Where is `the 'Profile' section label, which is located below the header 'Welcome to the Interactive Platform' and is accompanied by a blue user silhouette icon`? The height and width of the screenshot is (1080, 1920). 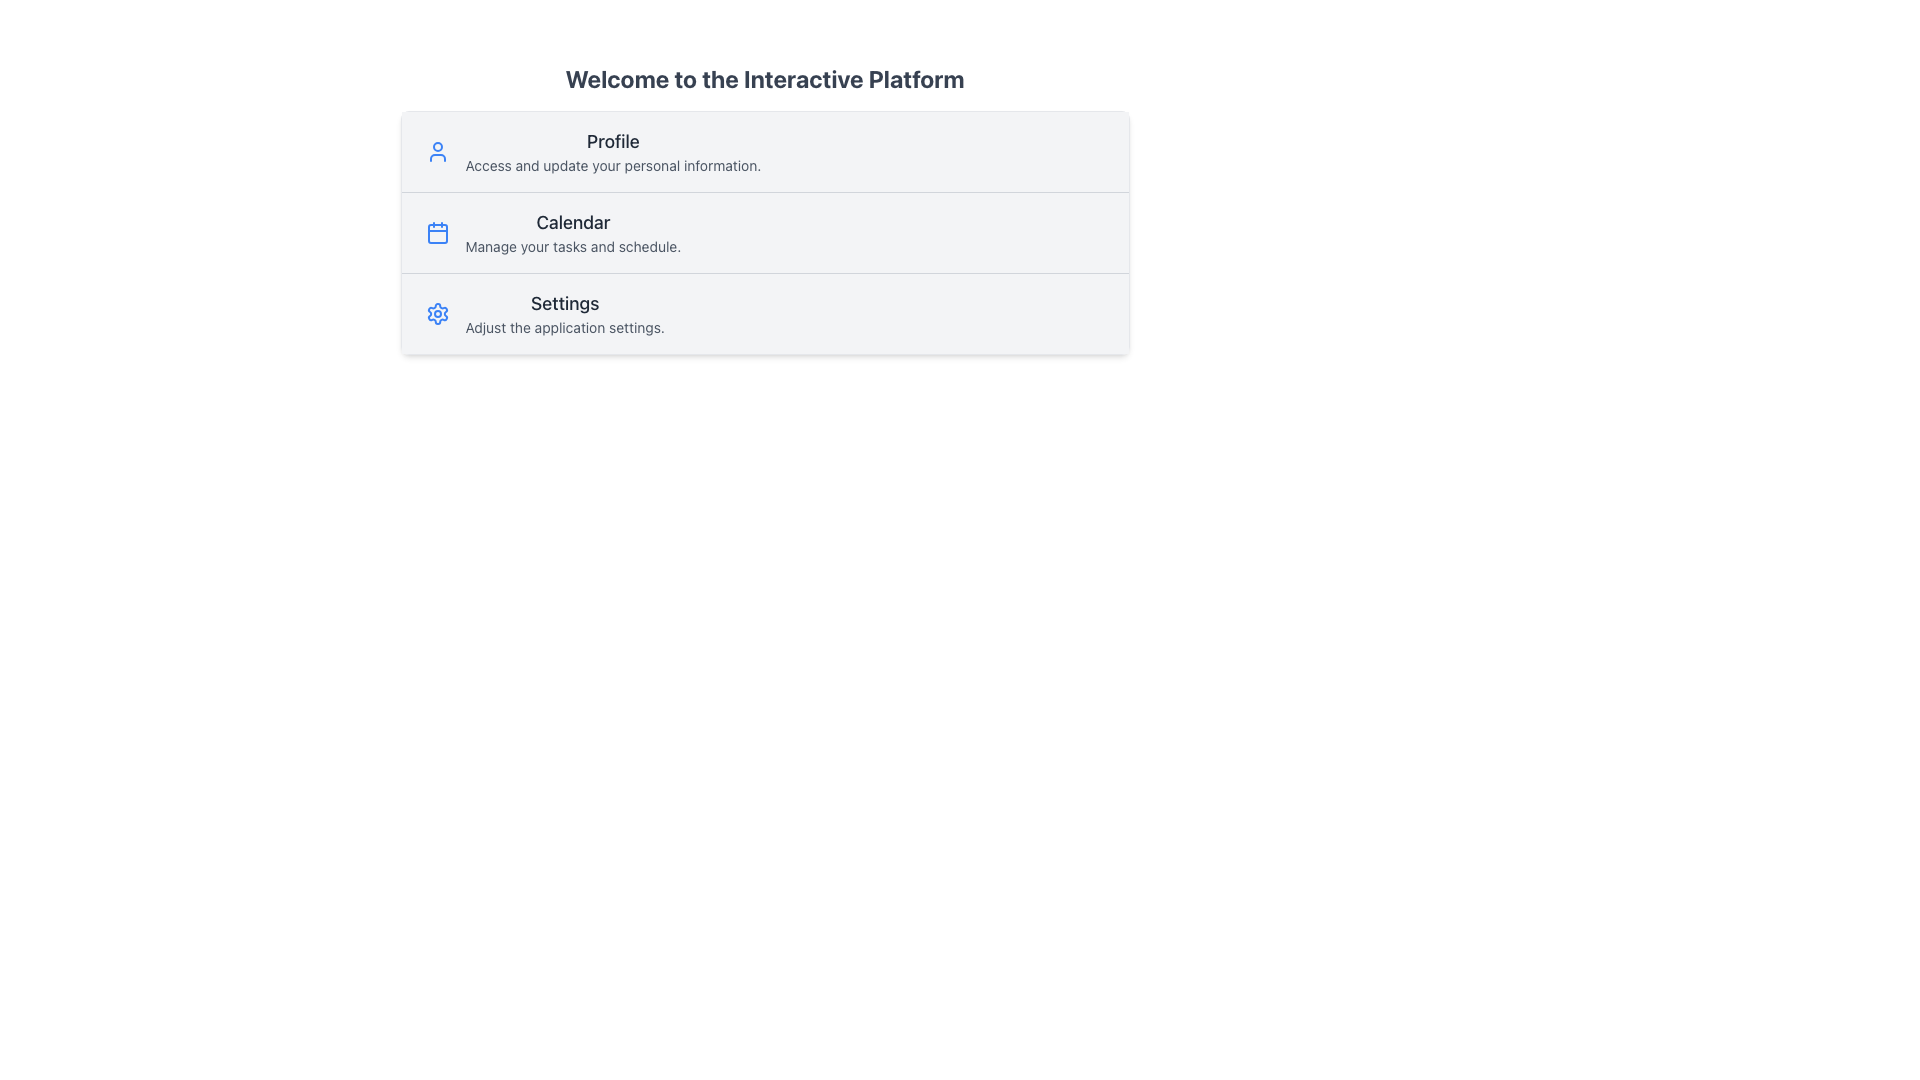 the 'Profile' section label, which is located below the header 'Welcome to the Interactive Platform' and is accompanied by a blue user silhouette icon is located at coordinates (612, 150).